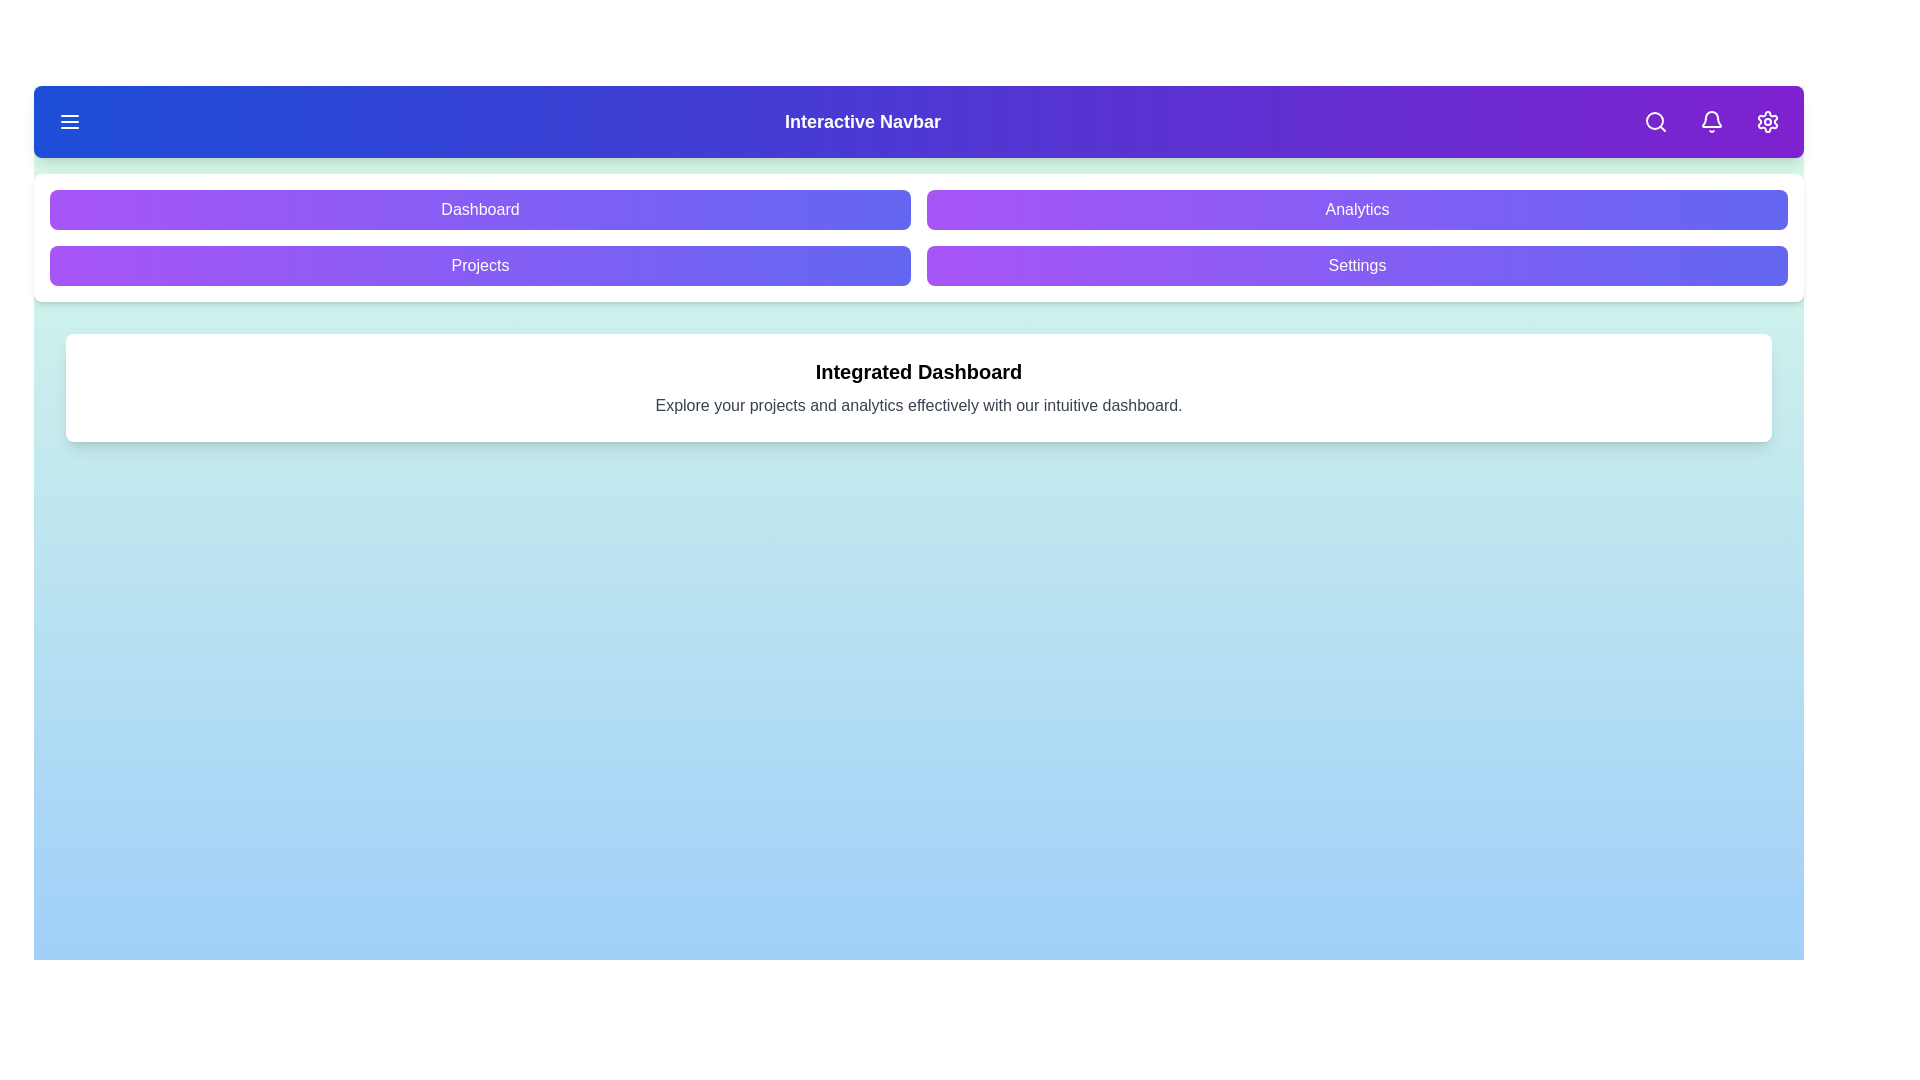  Describe the element at coordinates (1711, 122) in the screenshot. I see `the 'Notifications' button in the navbar` at that location.